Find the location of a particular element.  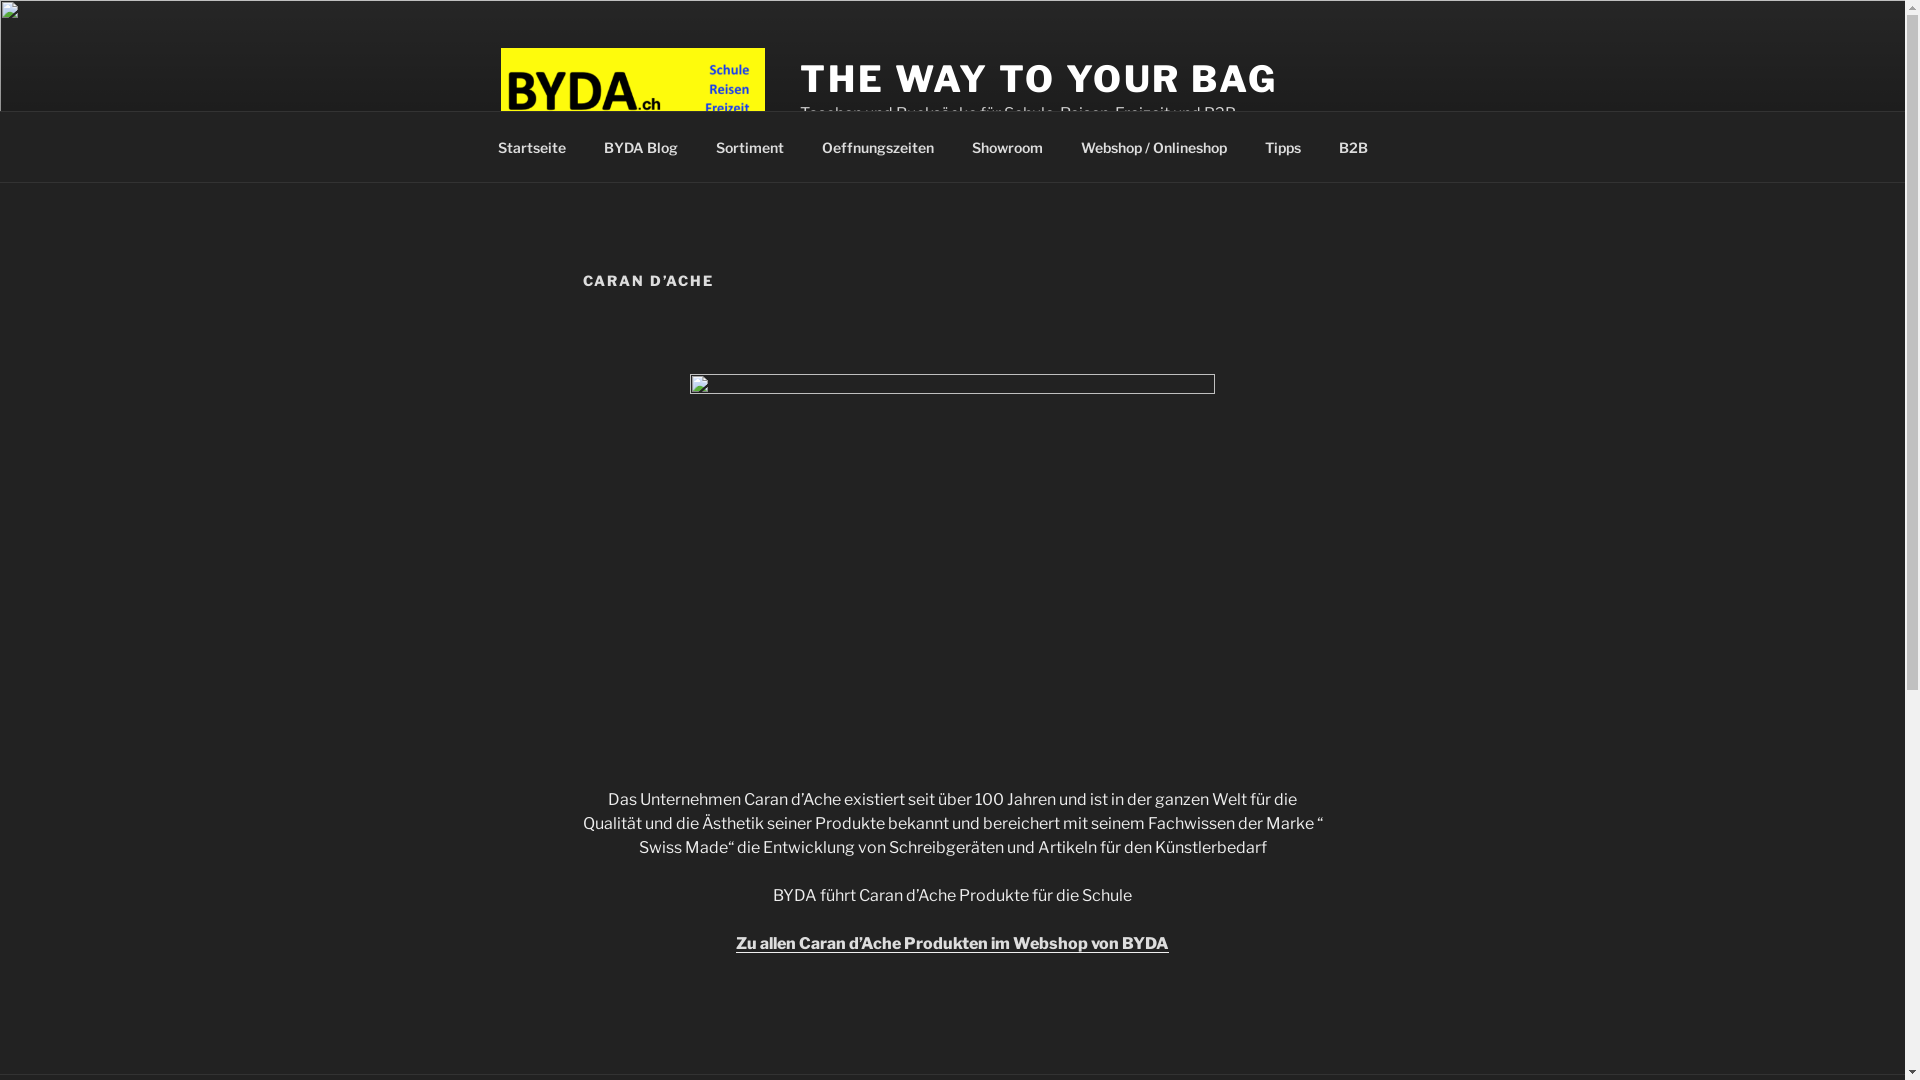

'Sortiment' is located at coordinates (748, 145).